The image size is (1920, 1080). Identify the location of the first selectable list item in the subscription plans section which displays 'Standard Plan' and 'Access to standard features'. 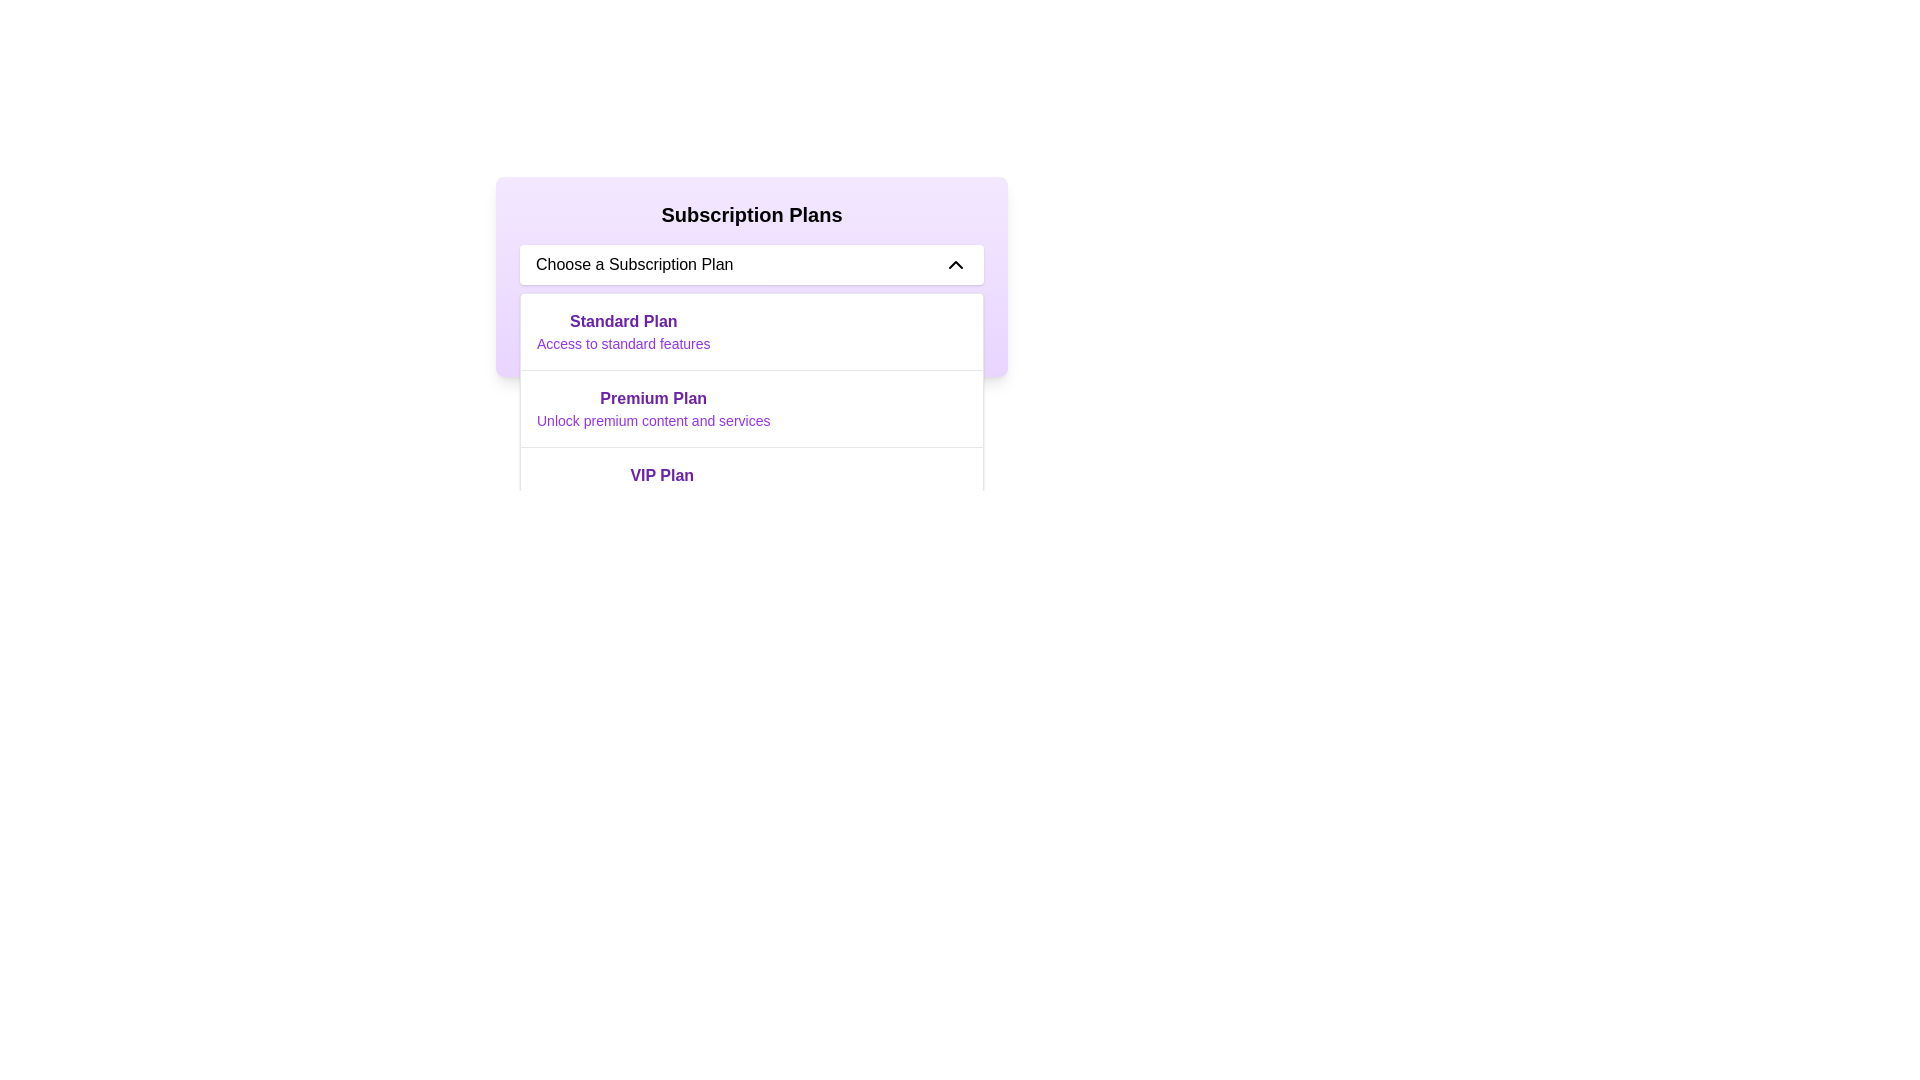
(622, 330).